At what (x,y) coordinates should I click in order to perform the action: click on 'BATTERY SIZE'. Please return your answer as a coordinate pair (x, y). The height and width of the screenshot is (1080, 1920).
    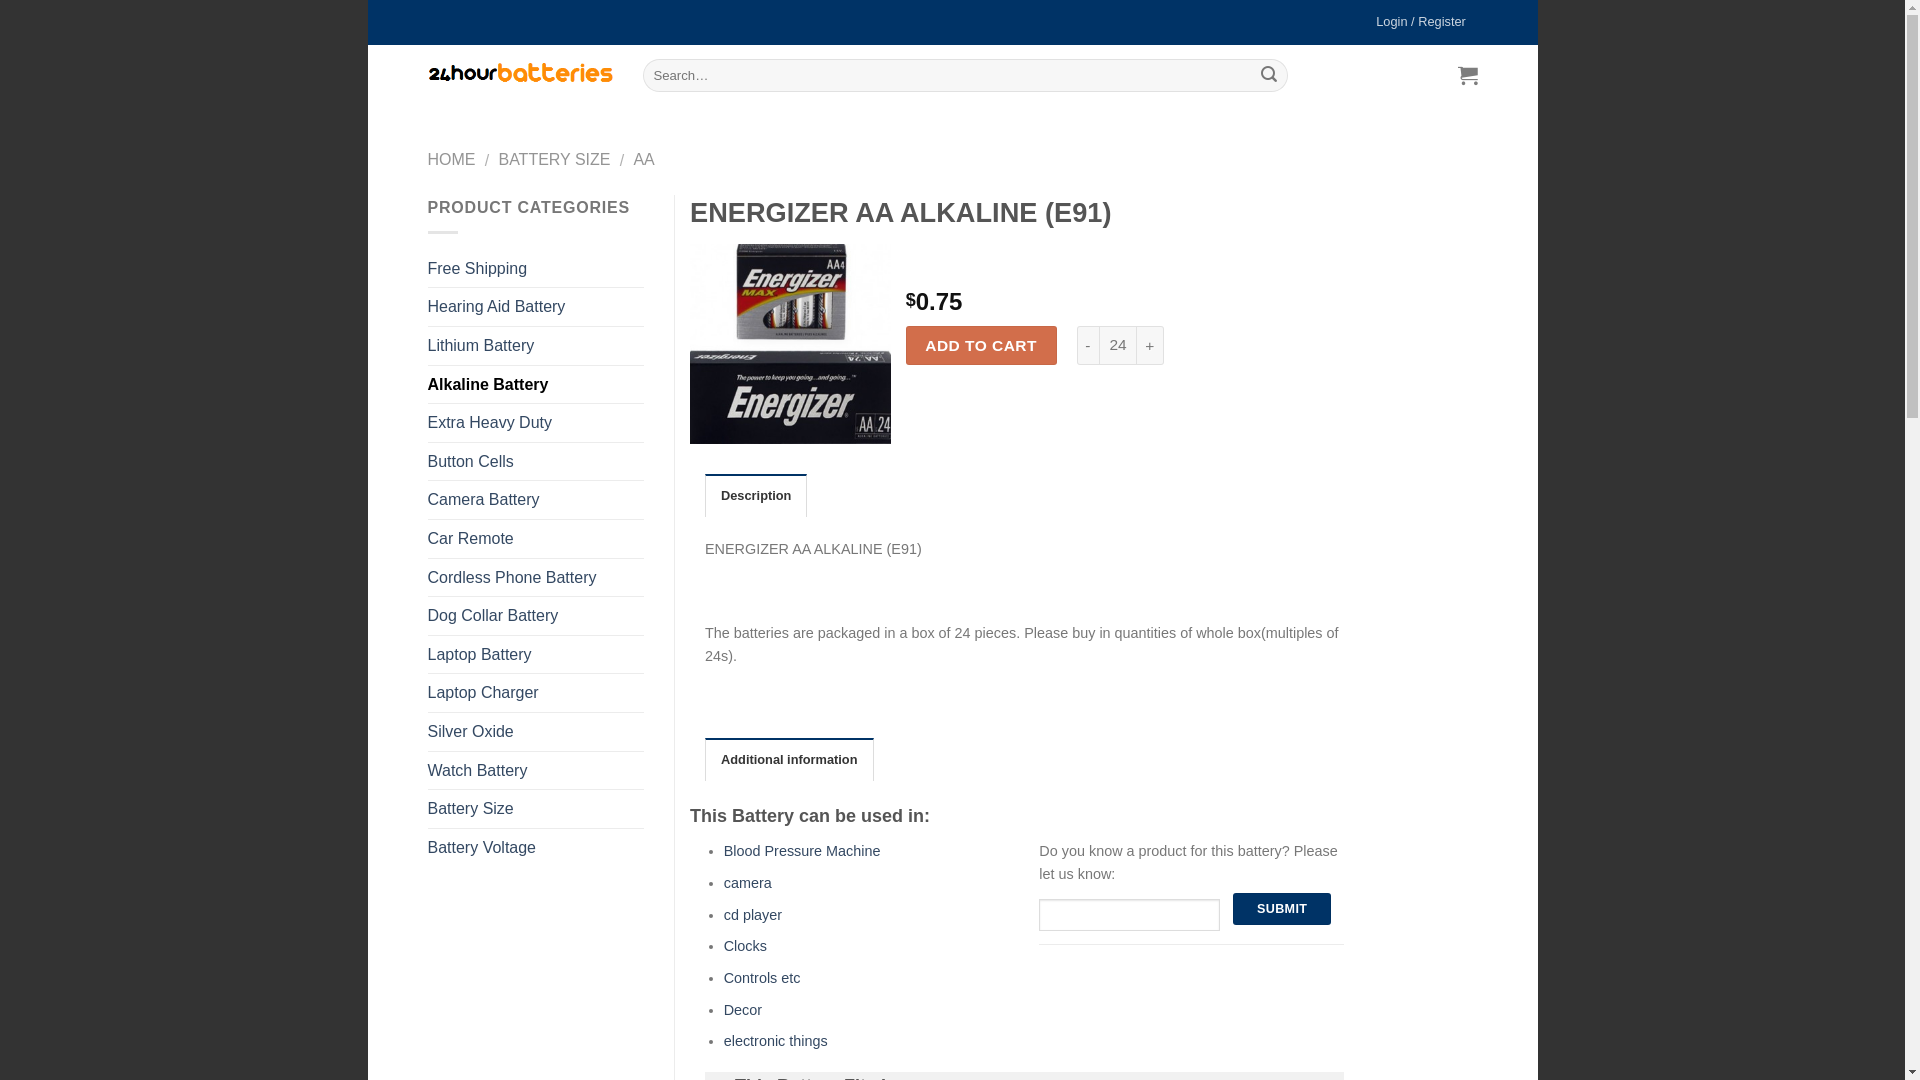
    Looking at the image, I should click on (553, 158).